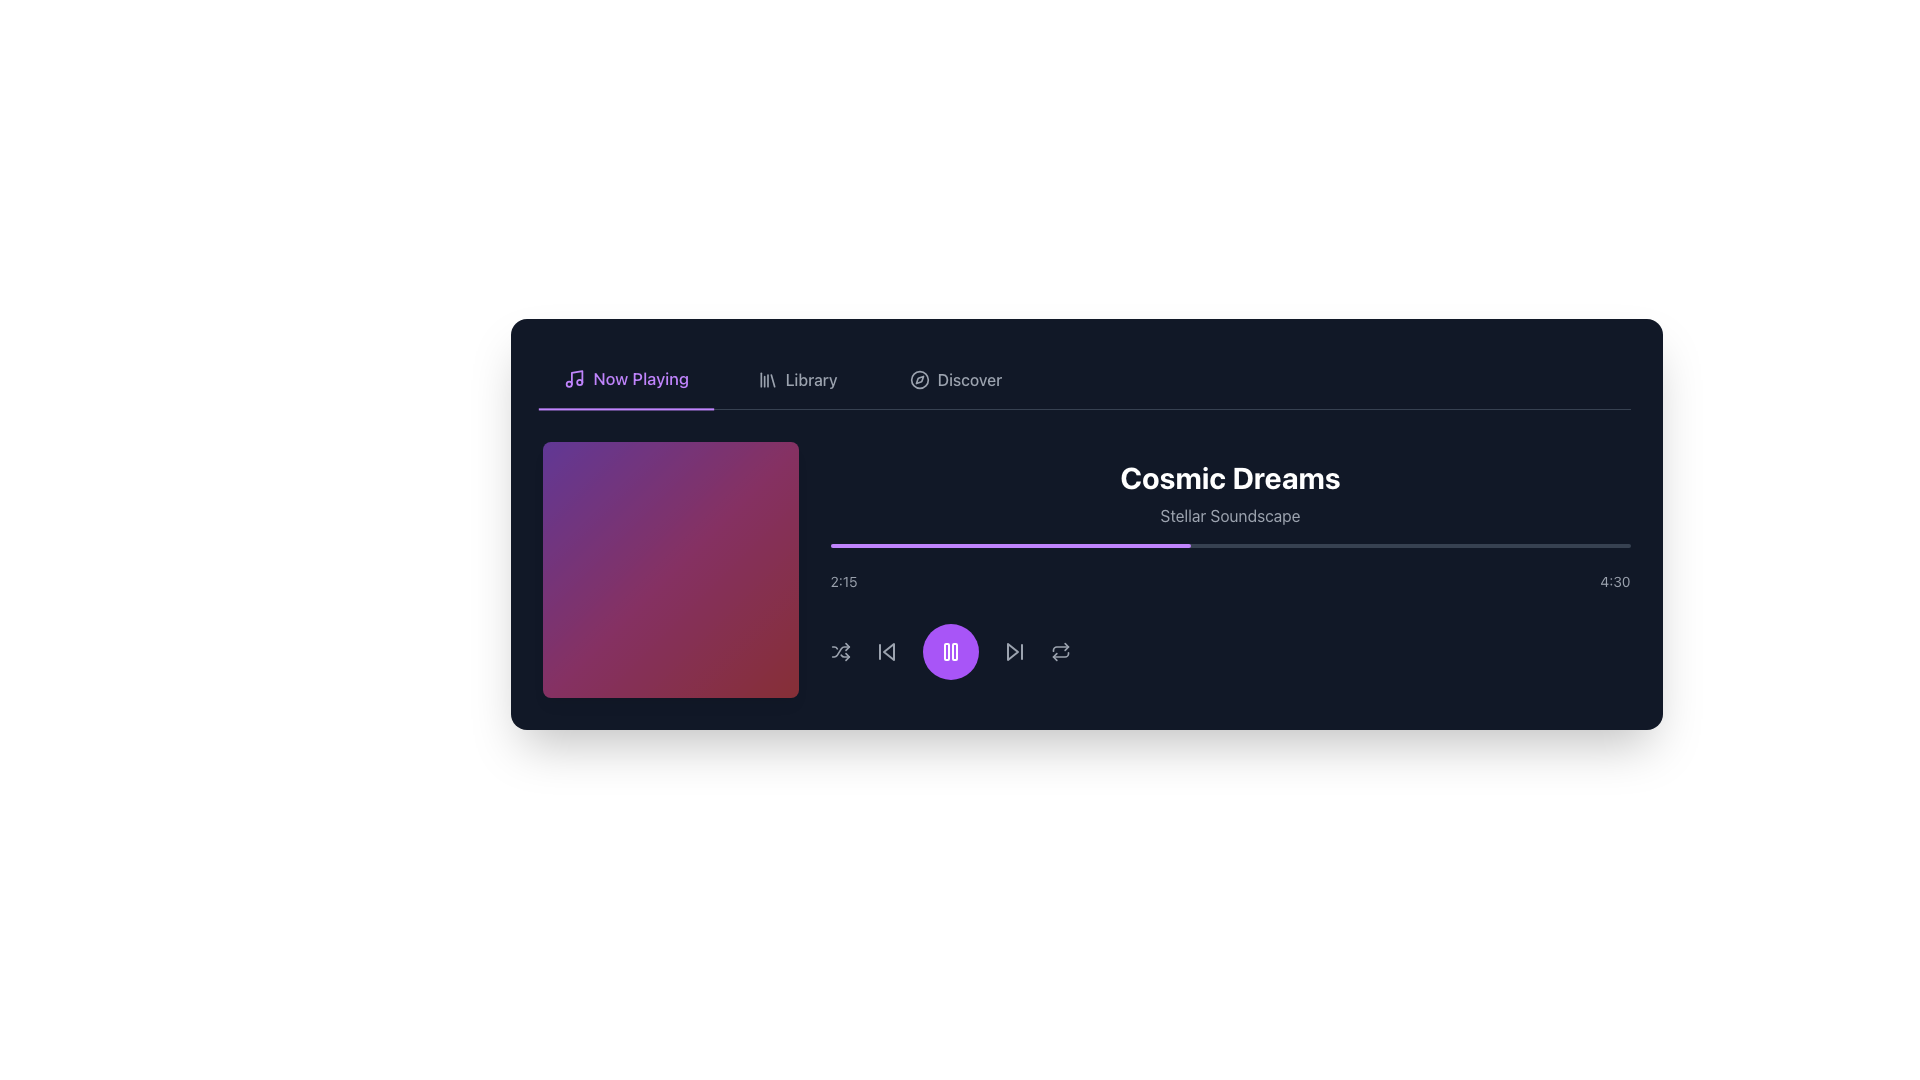  I want to click on the image placeholder or visual representation box located on the left side of the media player interface, adjacent to track details, so click(670, 570).